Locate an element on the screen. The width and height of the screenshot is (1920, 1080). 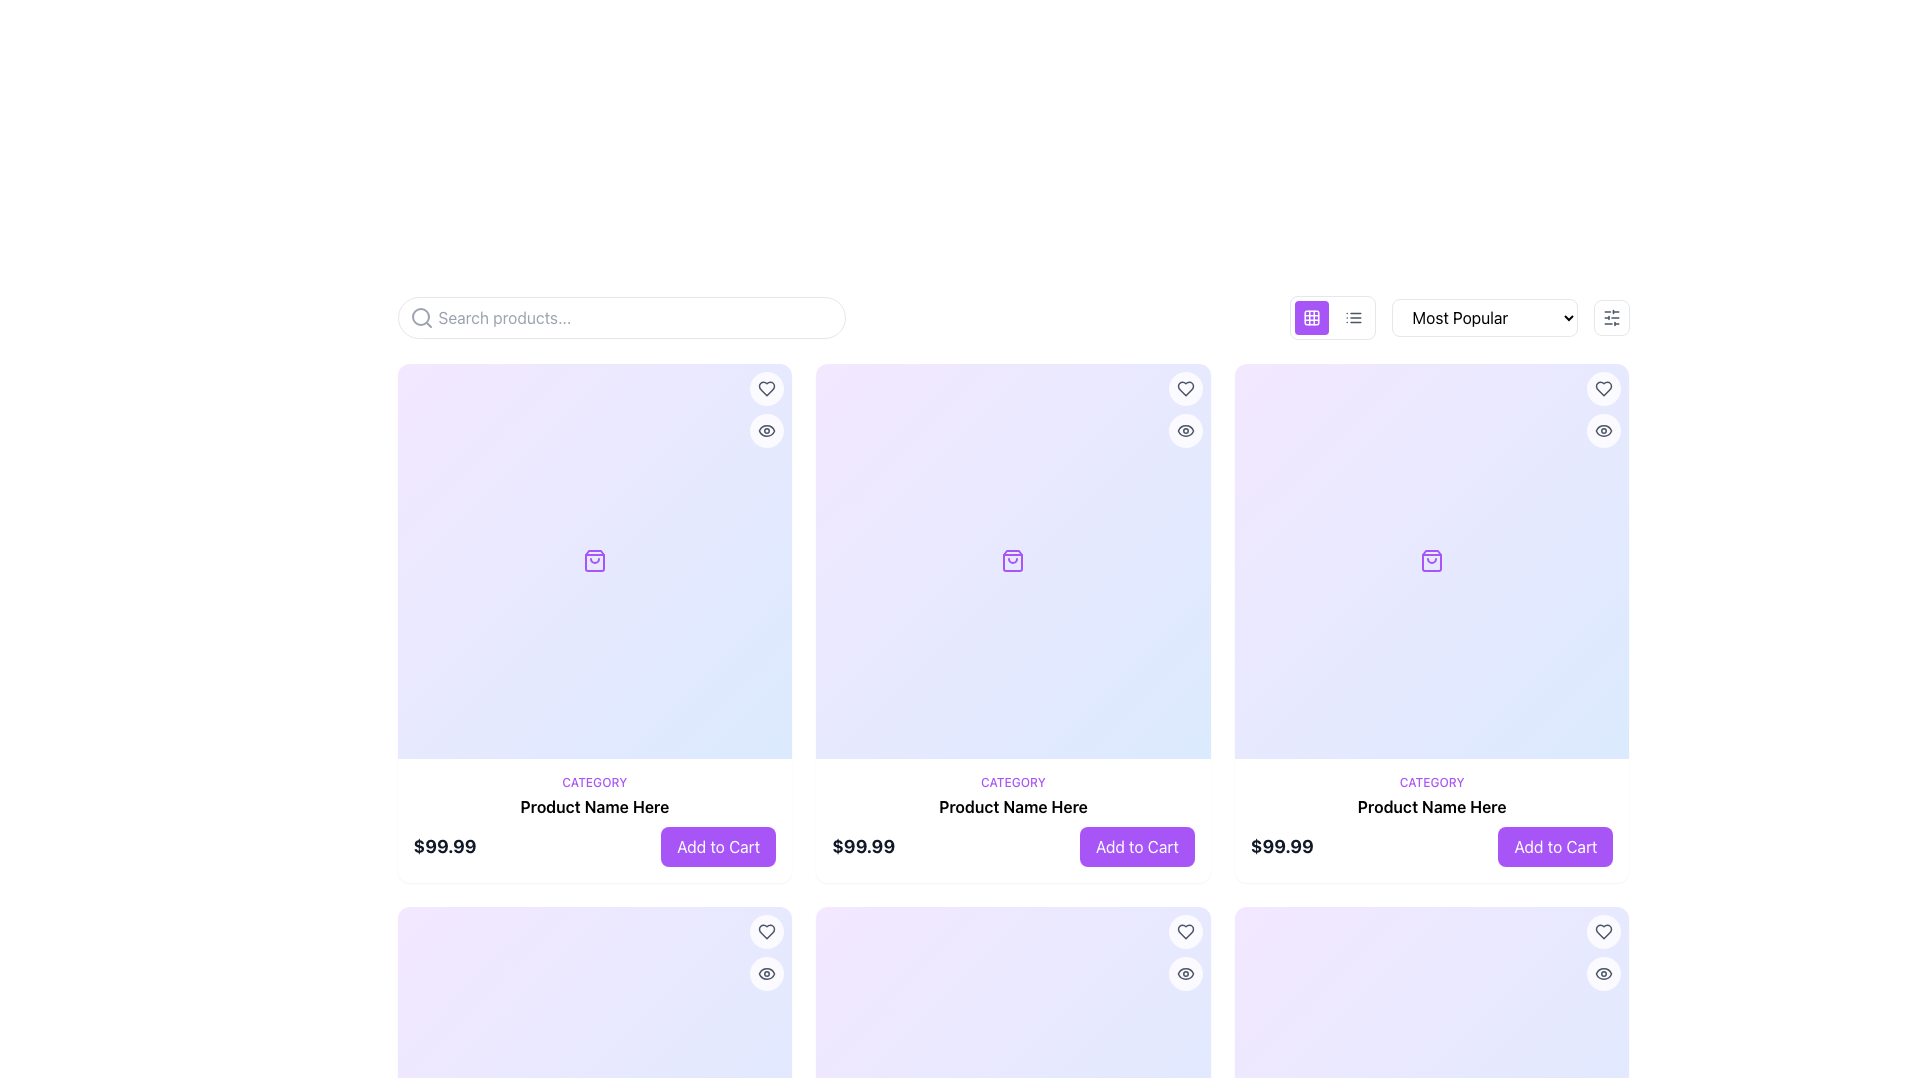
product name 'Product Name Here' and the price '$99.99' from the product display segment within the card located in the second column of the first row of the grid layout is located at coordinates (1013, 820).